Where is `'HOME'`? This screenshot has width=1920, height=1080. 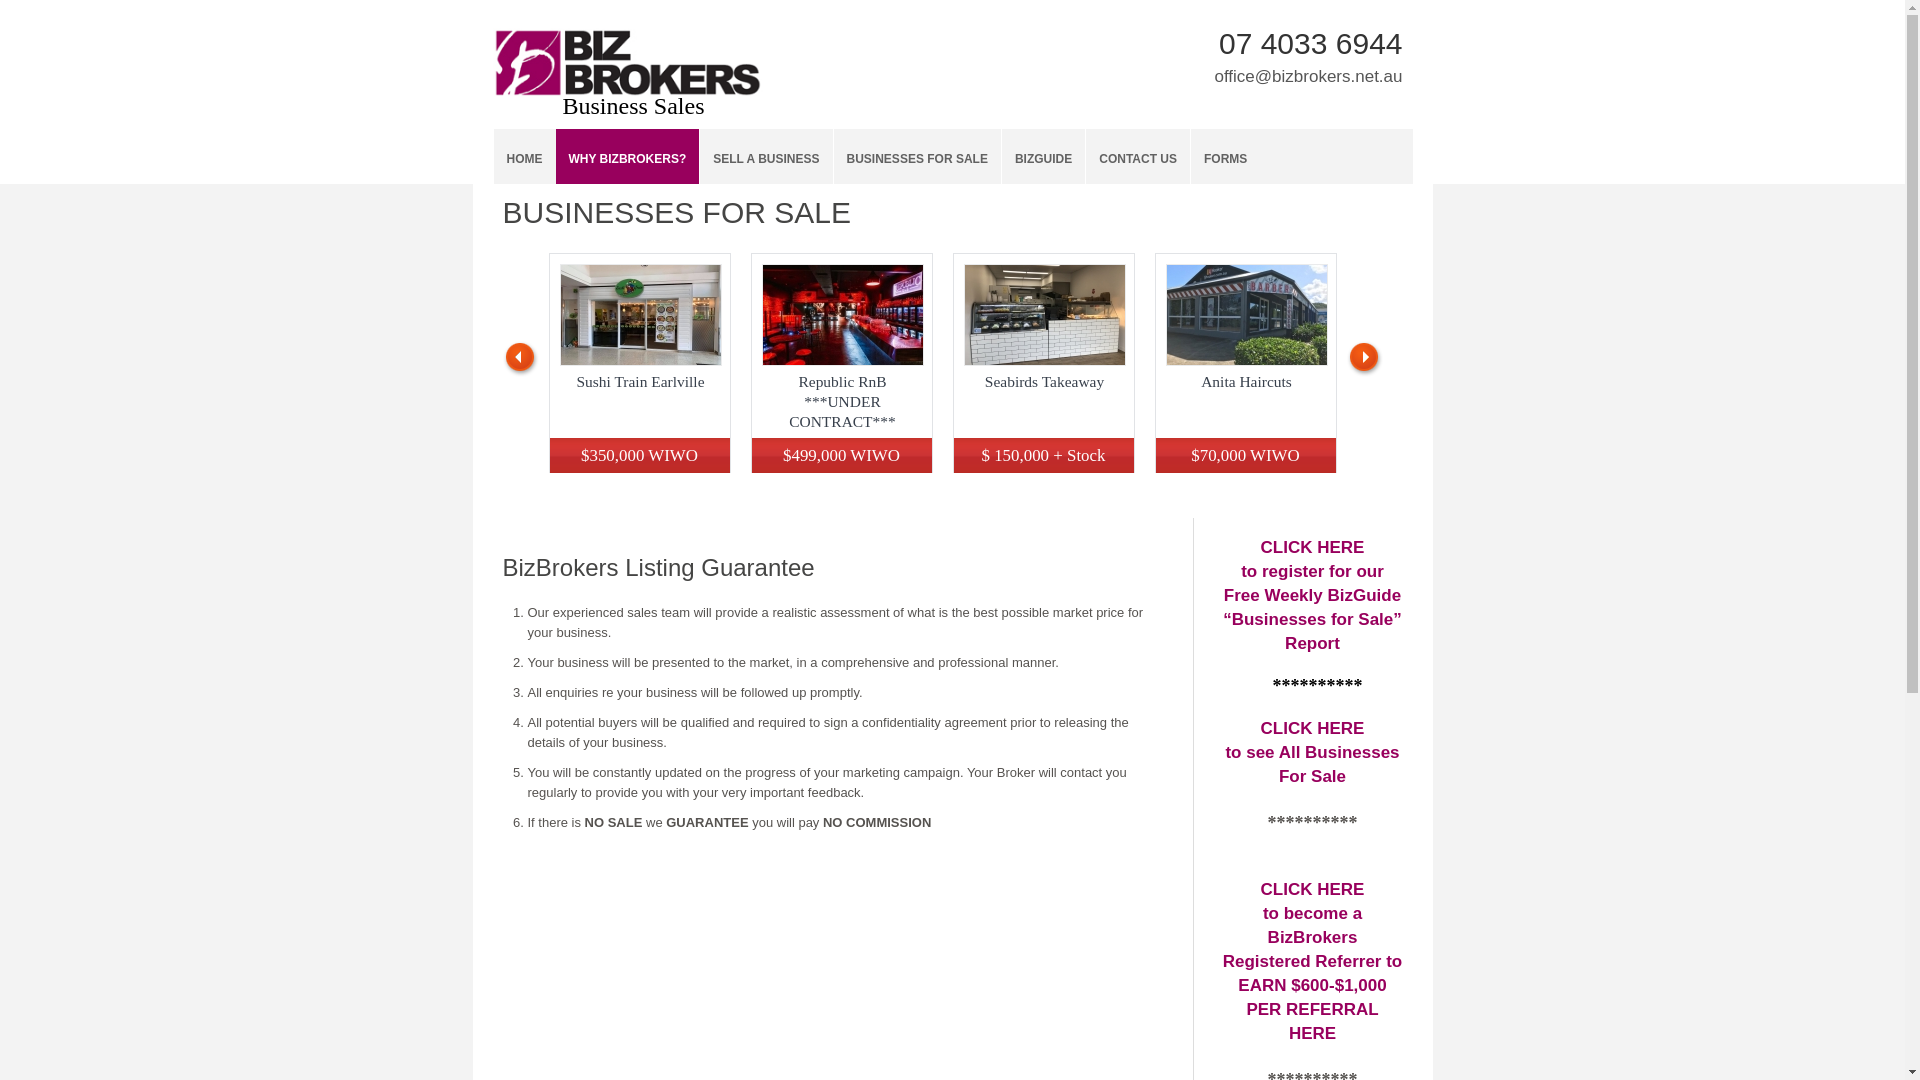
'HOME' is located at coordinates (524, 155).